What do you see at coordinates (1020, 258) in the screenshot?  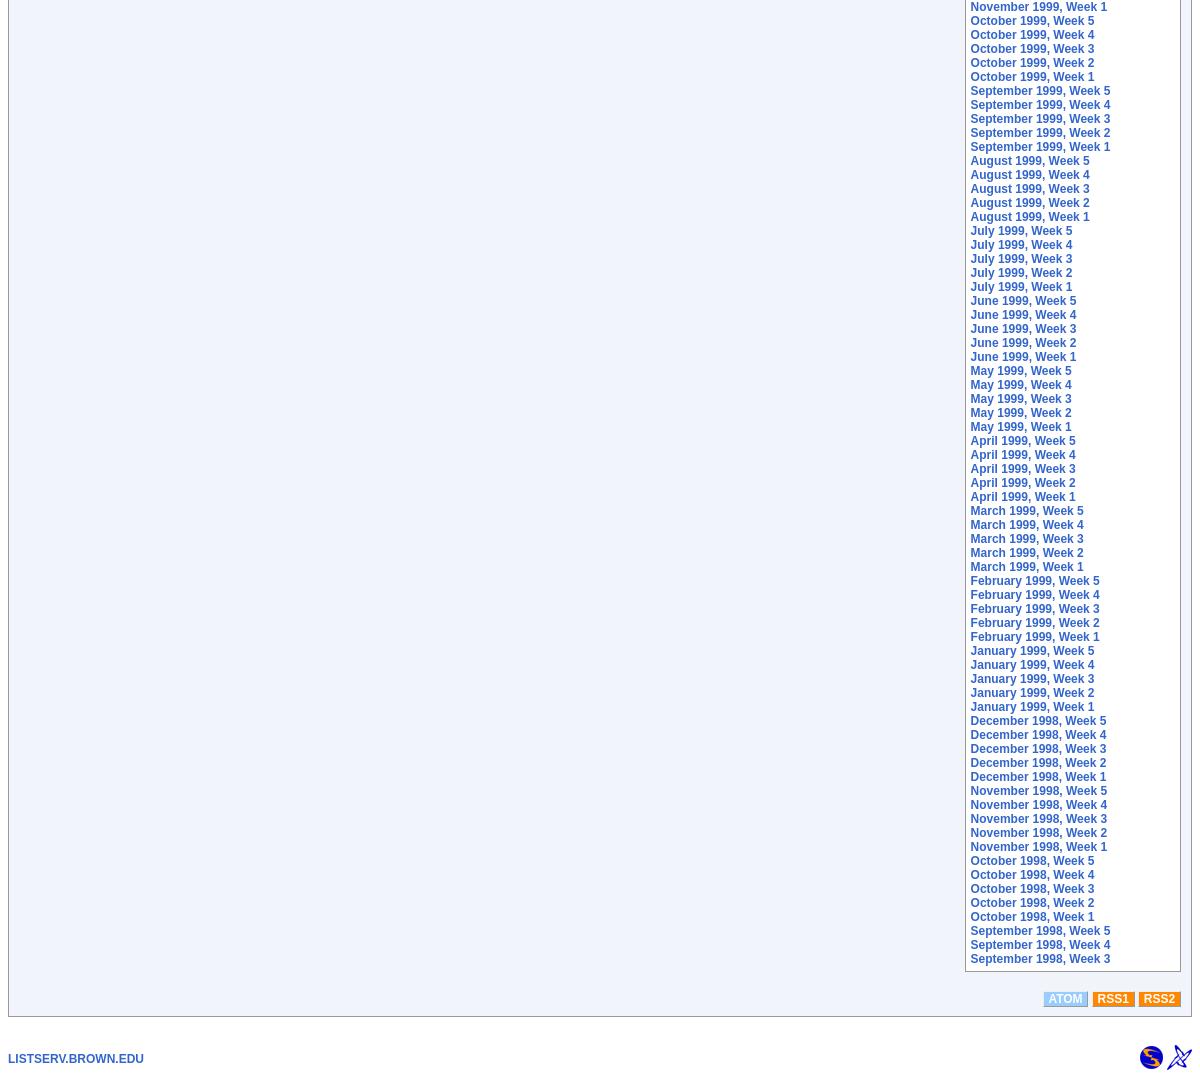 I see `'July 1999, Week 3'` at bounding box center [1020, 258].